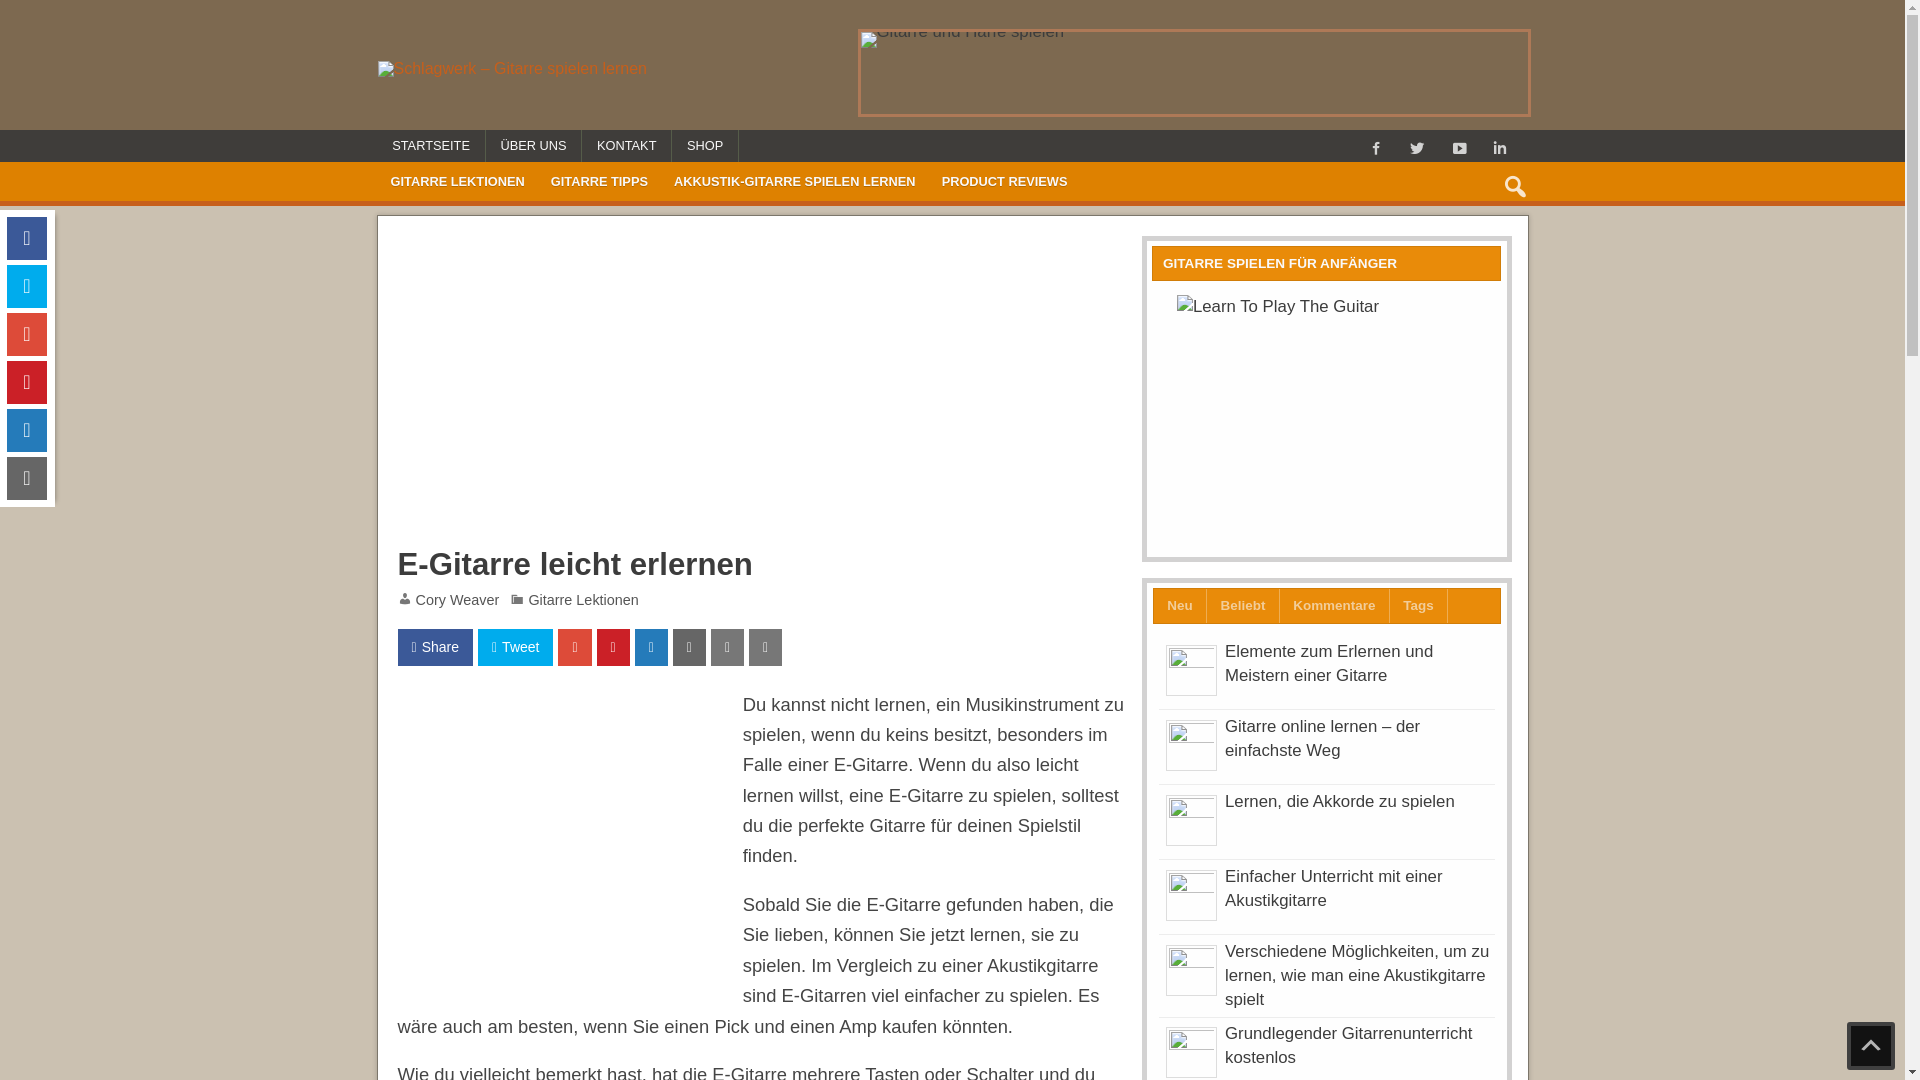  What do you see at coordinates (598, 181) in the screenshot?
I see `'GITARRE TIPPS'` at bounding box center [598, 181].